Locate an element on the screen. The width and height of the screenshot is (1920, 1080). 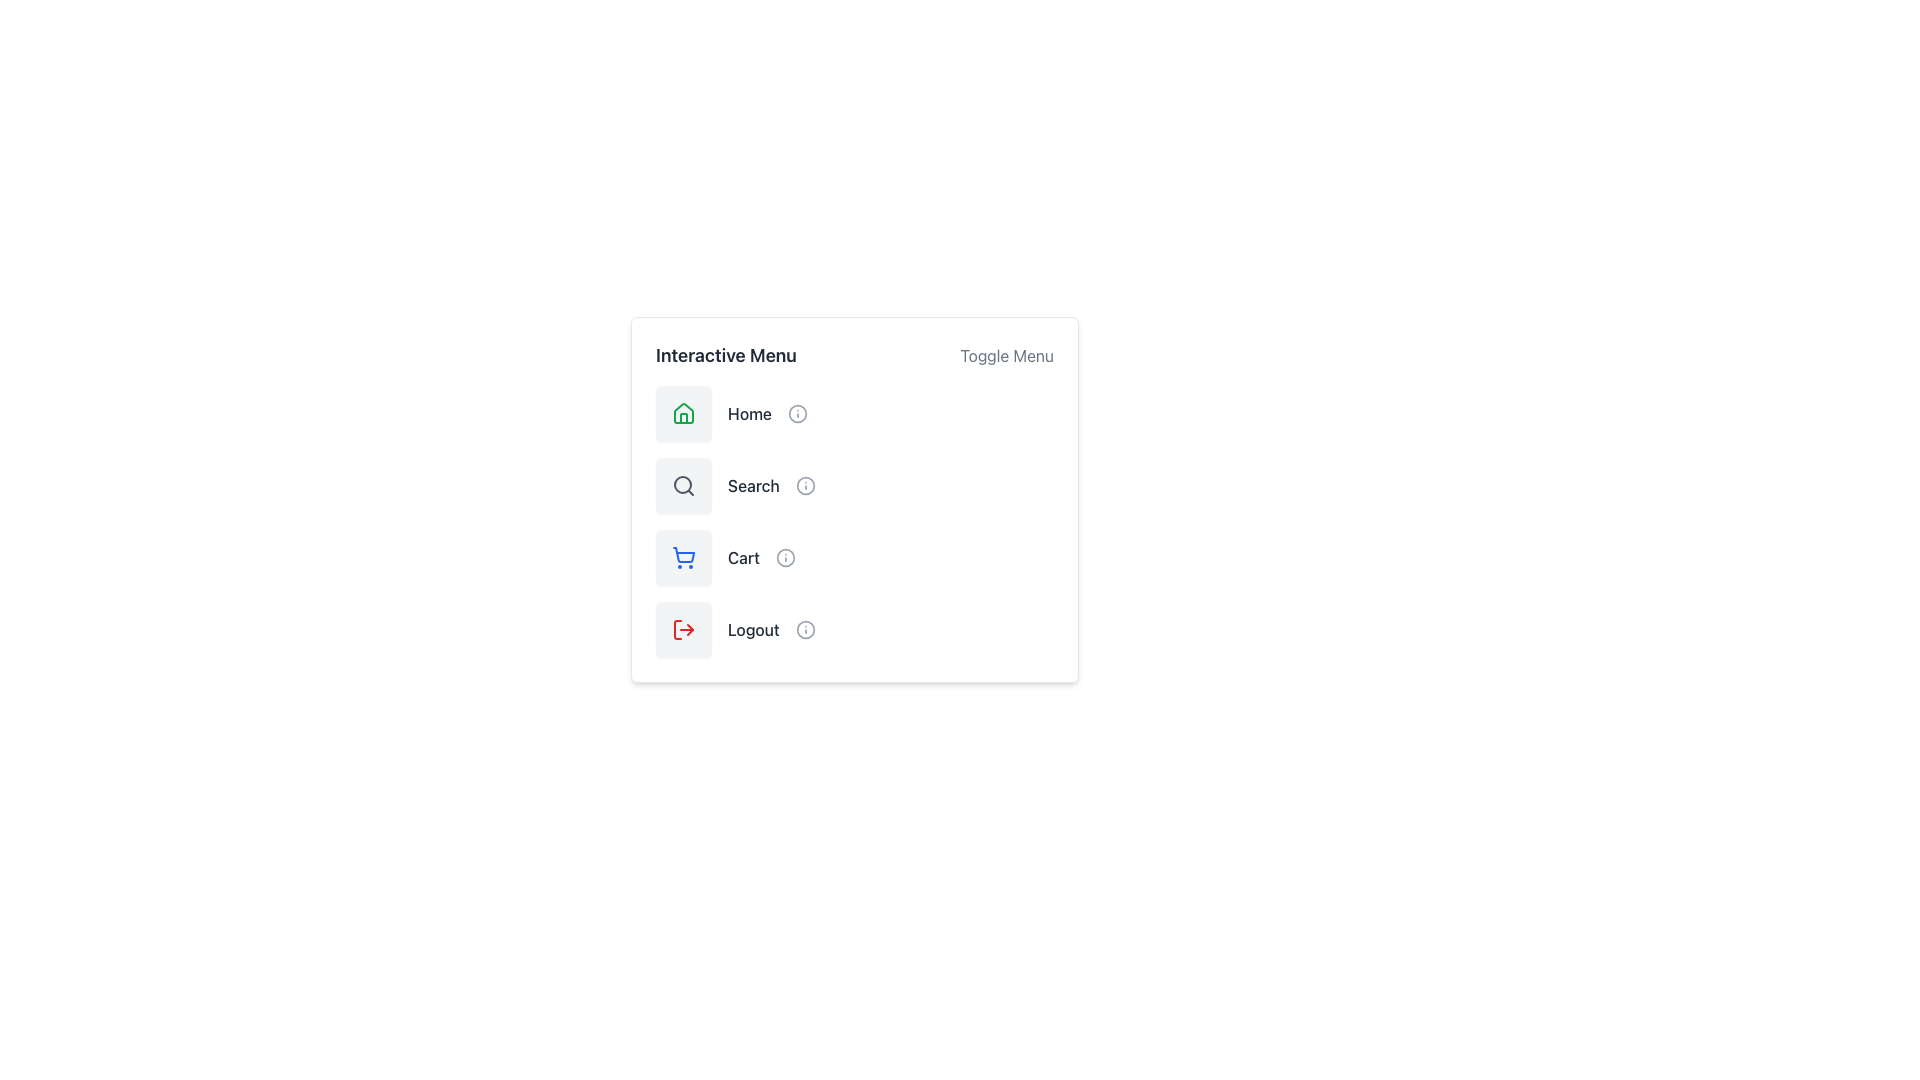
the 'Cart' text label in the 'Interactive Menu', which is the third menu item below 'Search' and above 'Logout' is located at coordinates (743, 558).